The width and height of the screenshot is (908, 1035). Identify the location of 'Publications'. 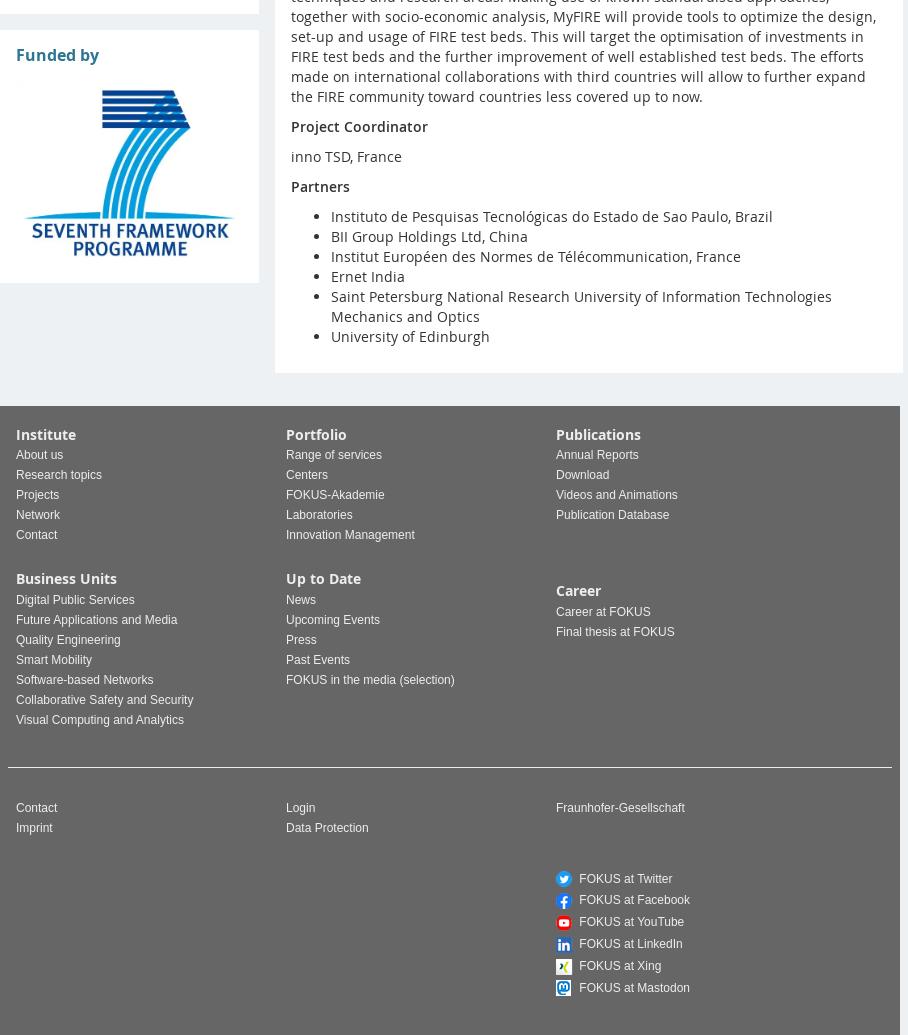
(598, 434).